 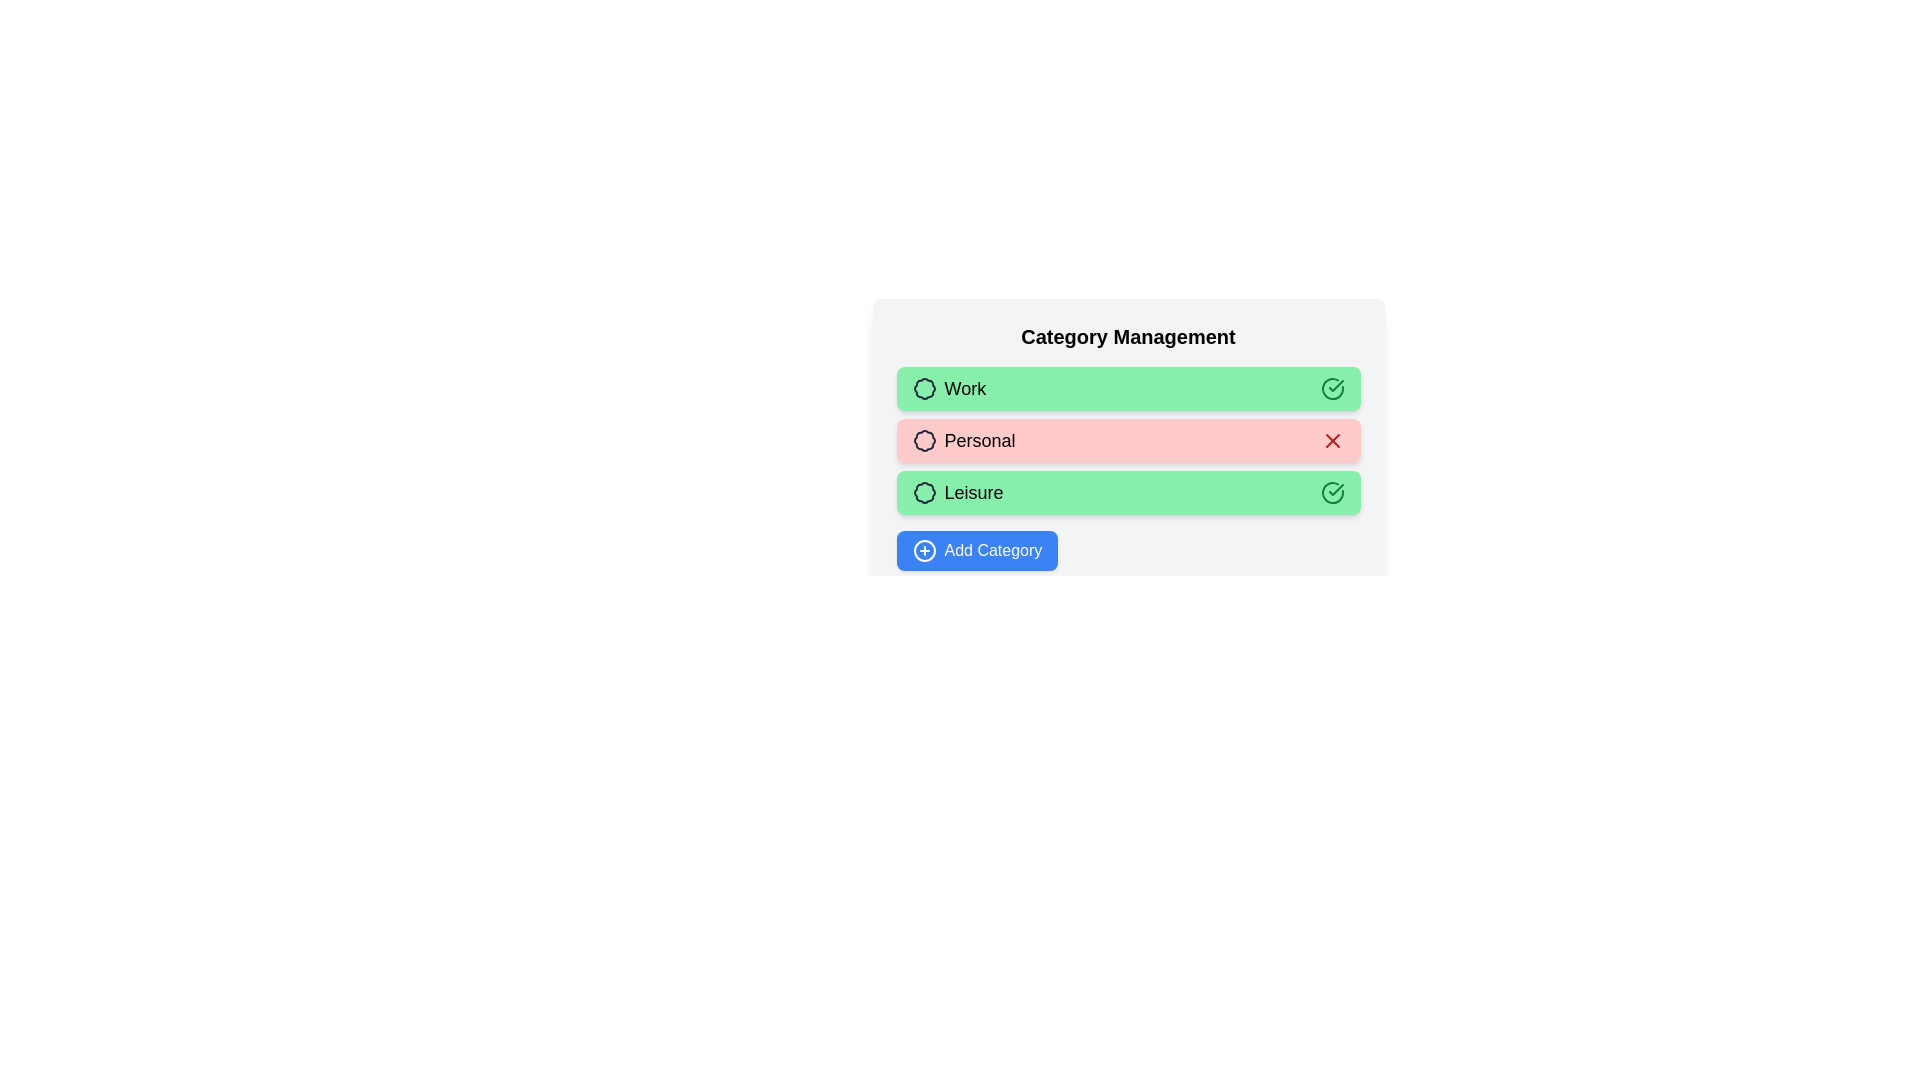 What do you see at coordinates (1128, 389) in the screenshot?
I see `the category Work` at bounding box center [1128, 389].